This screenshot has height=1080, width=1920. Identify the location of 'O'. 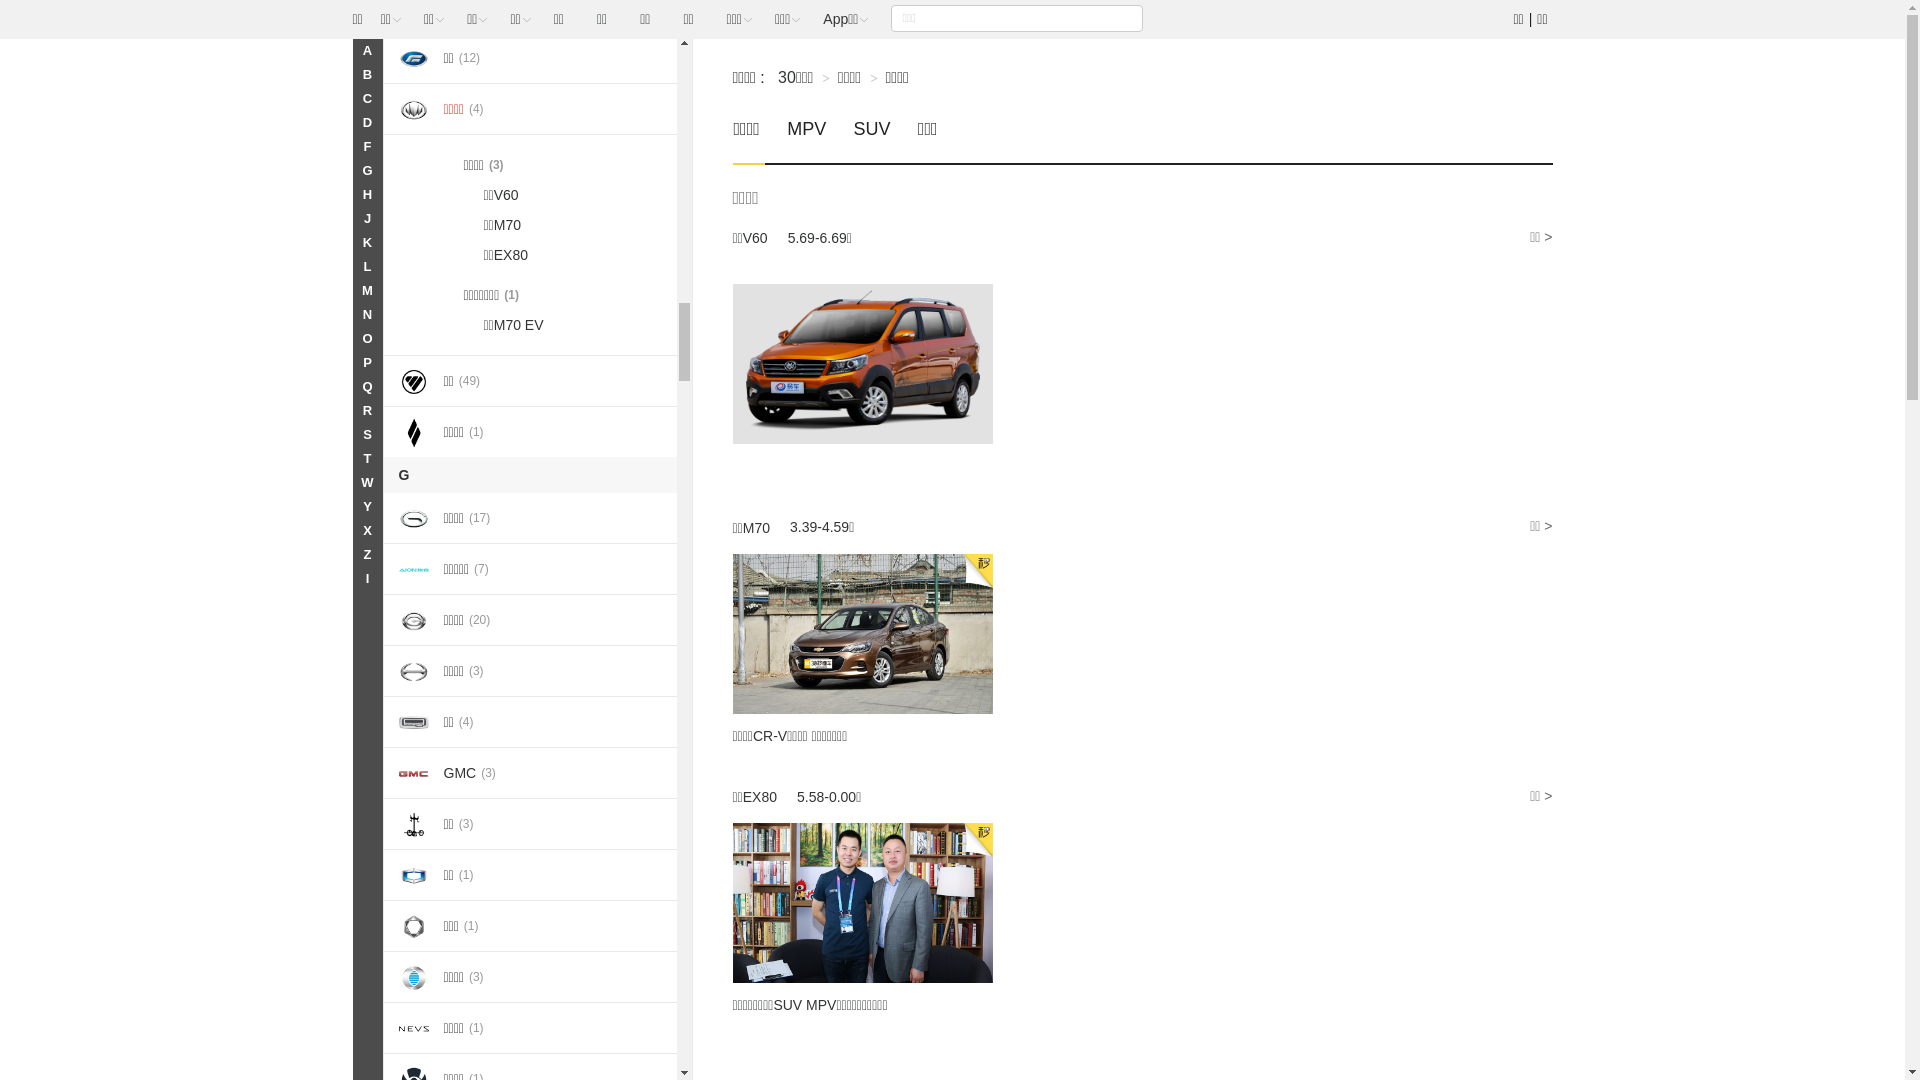
(351, 338).